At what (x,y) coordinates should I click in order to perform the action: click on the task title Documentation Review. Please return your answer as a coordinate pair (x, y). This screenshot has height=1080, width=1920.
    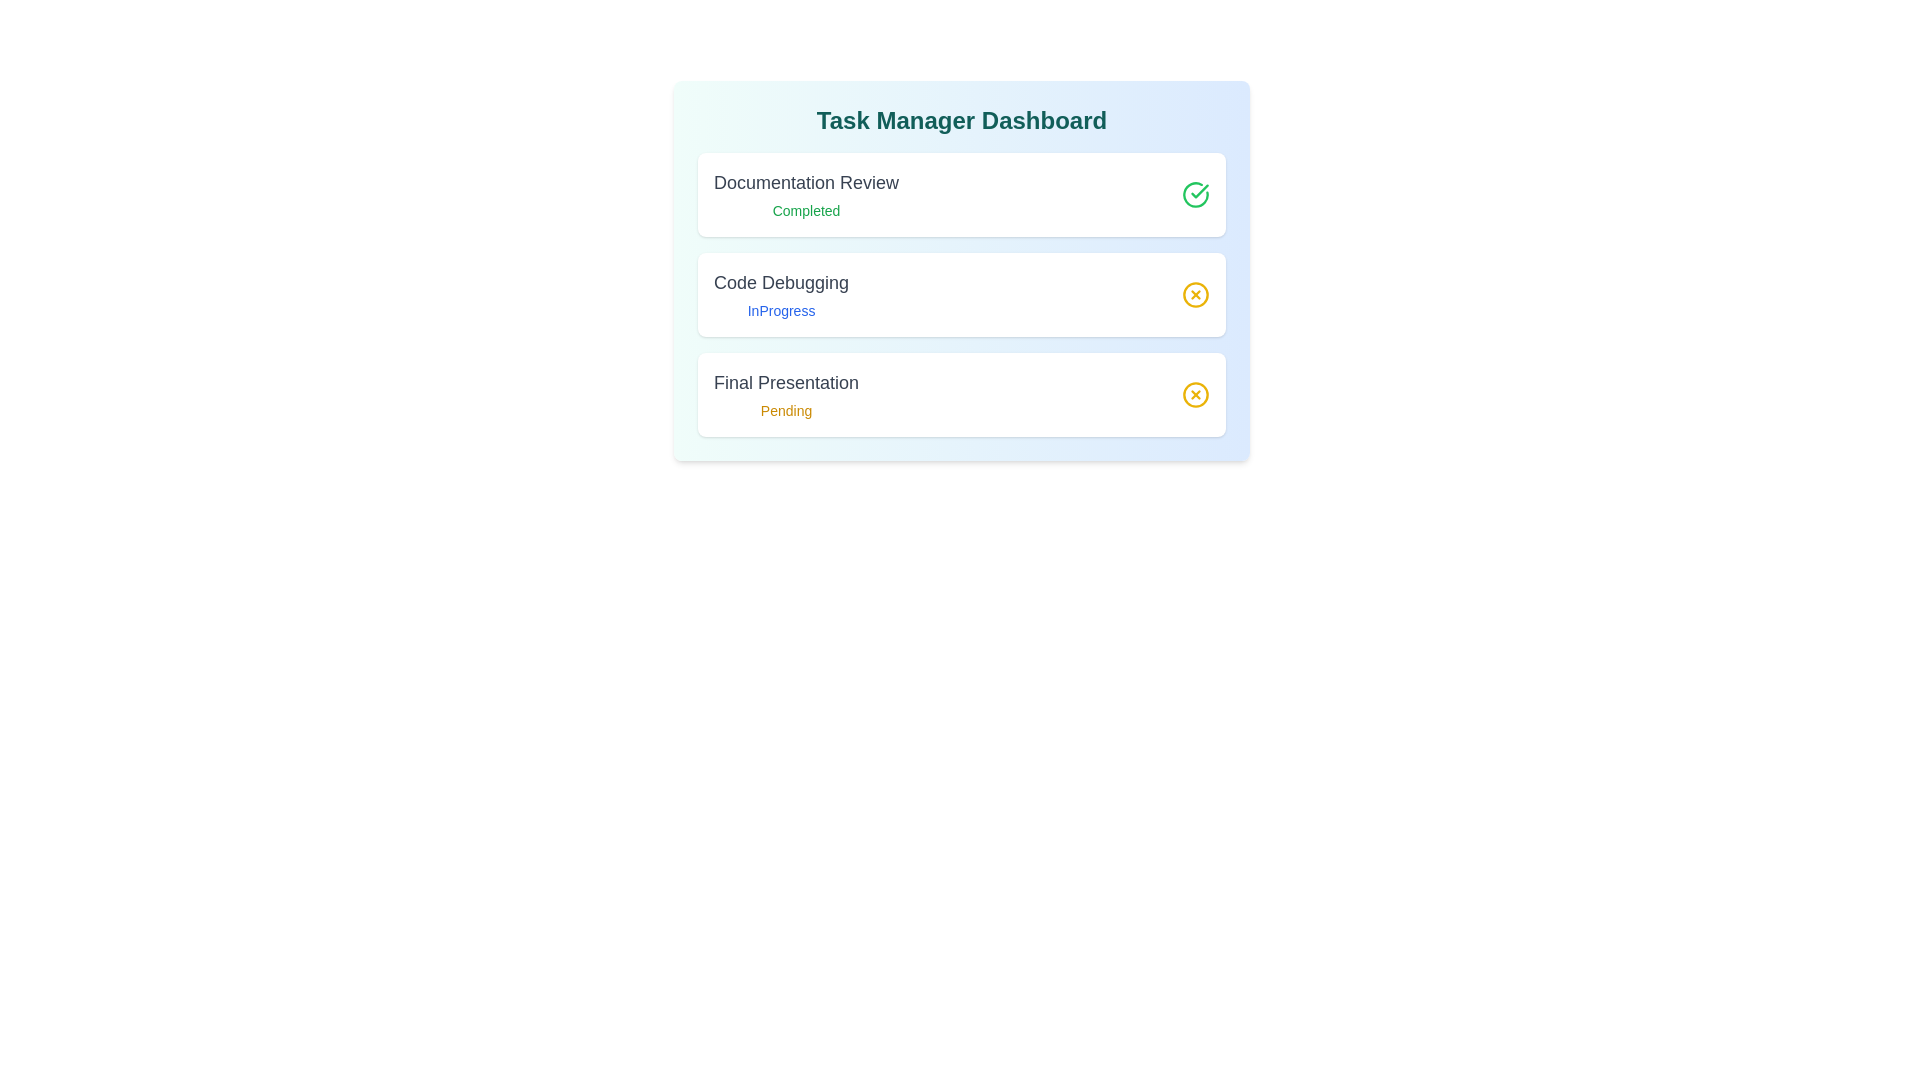
    Looking at the image, I should click on (806, 182).